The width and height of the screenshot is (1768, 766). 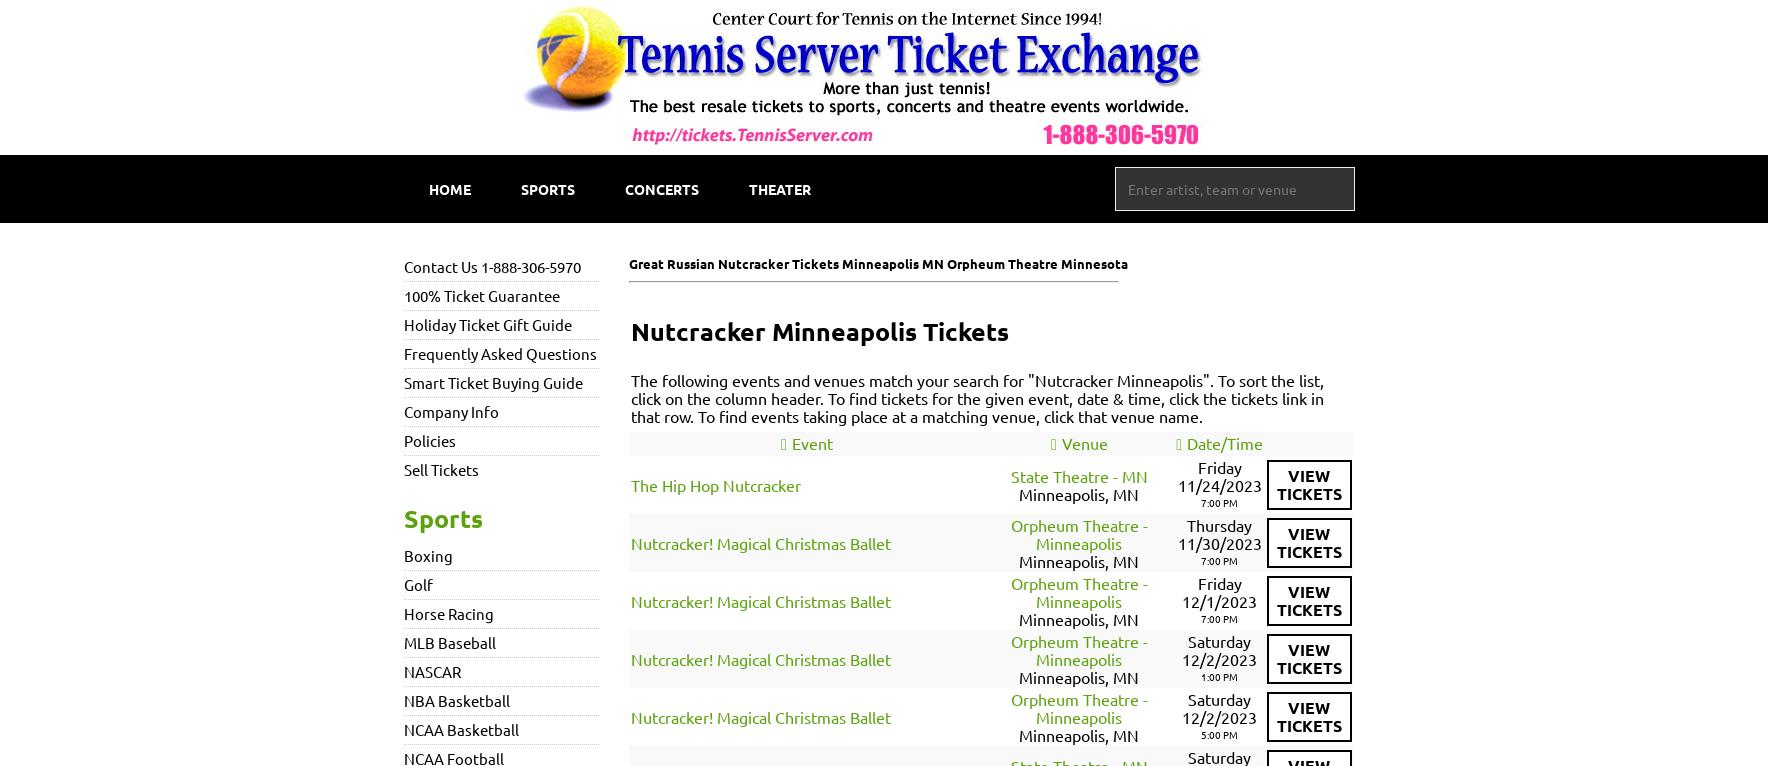 What do you see at coordinates (1219, 734) in the screenshot?
I see `'5:00 PM'` at bounding box center [1219, 734].